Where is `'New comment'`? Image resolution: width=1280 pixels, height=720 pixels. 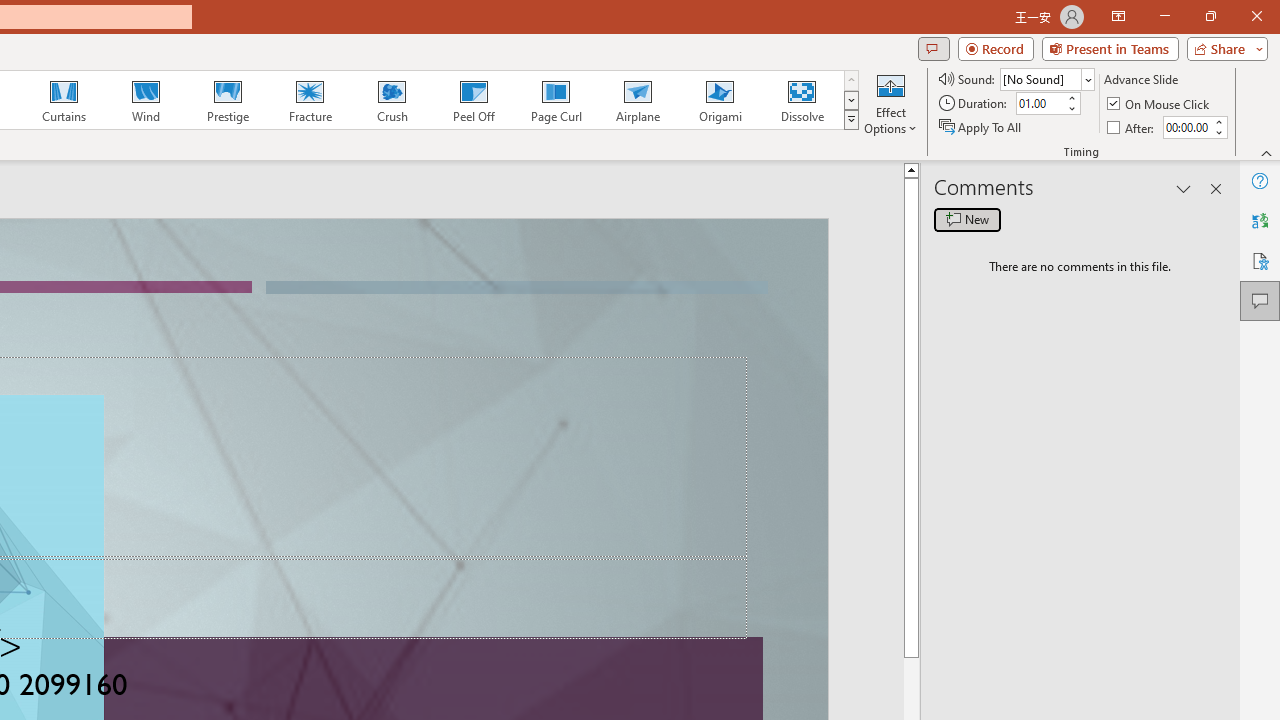
'New comment' is located at coordinates (967, 219).